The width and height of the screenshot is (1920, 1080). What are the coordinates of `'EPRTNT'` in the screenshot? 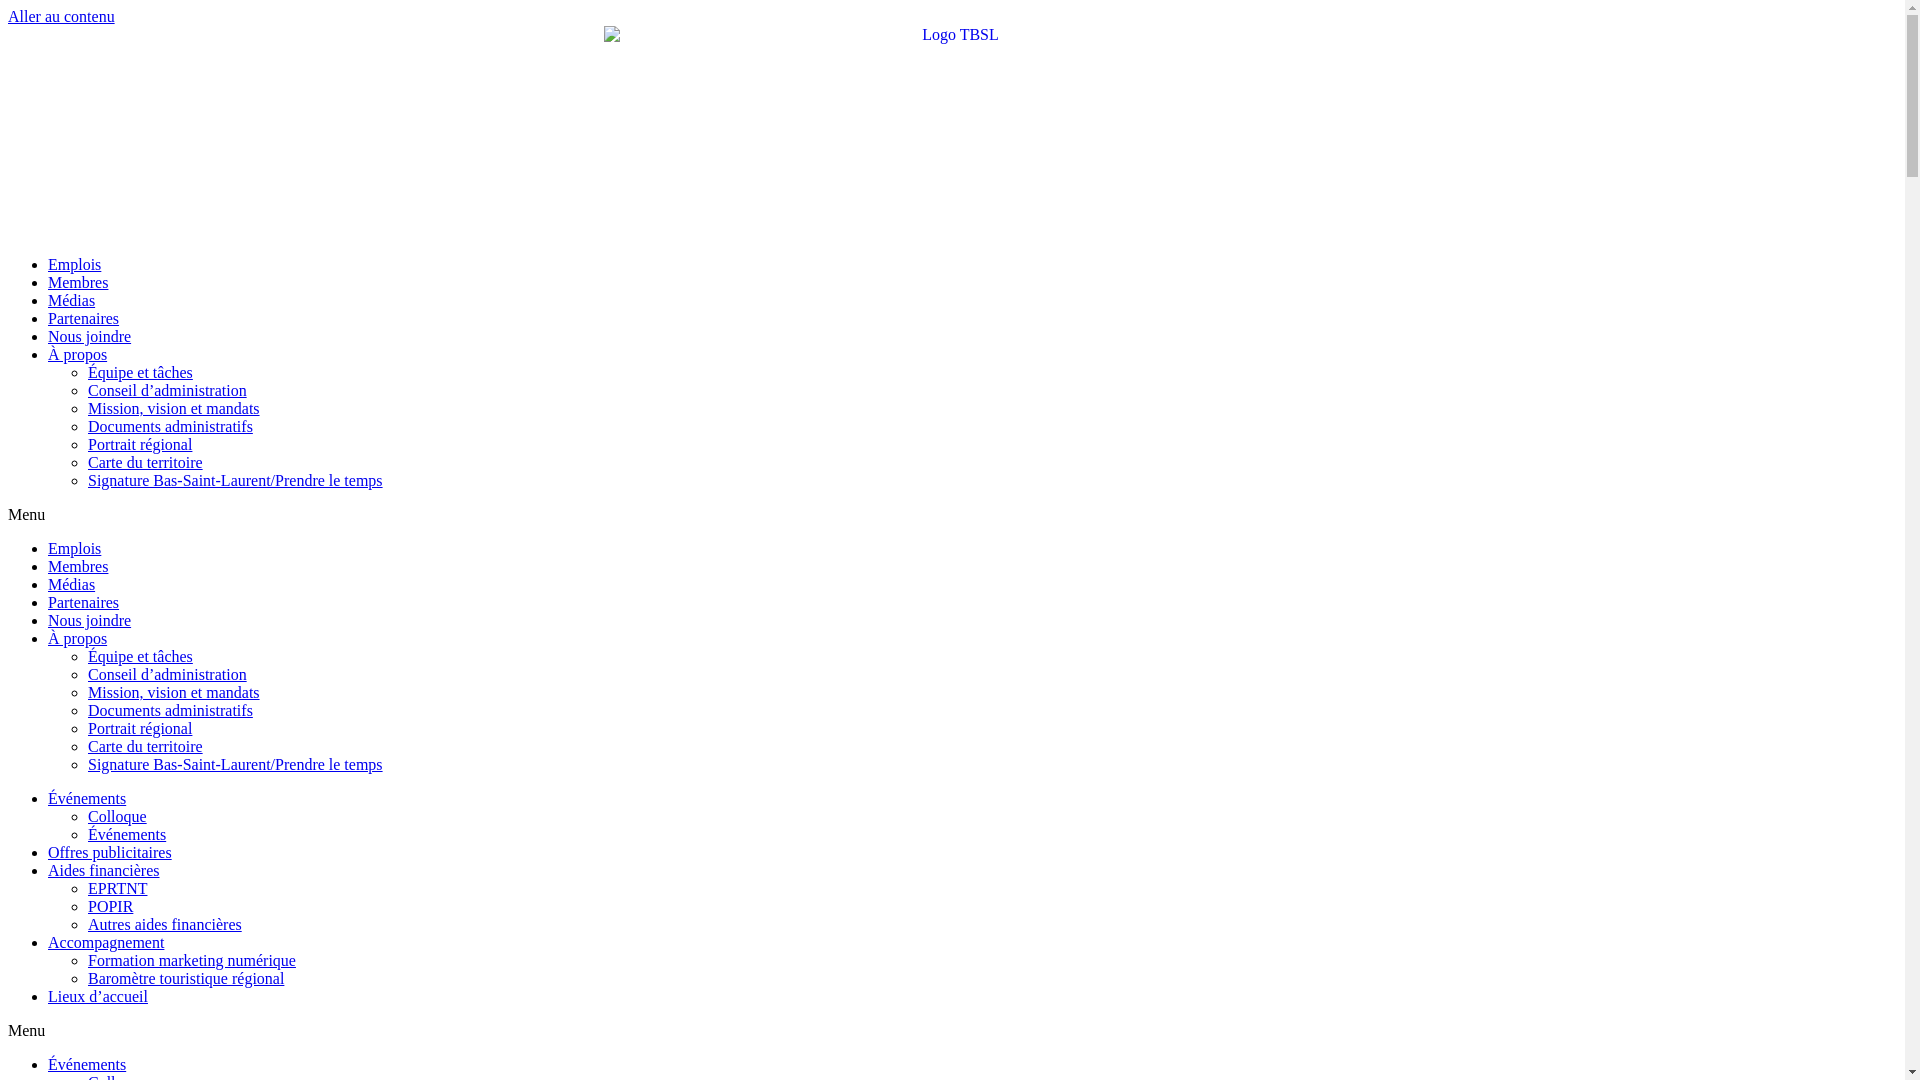 It's located at (116, 887).